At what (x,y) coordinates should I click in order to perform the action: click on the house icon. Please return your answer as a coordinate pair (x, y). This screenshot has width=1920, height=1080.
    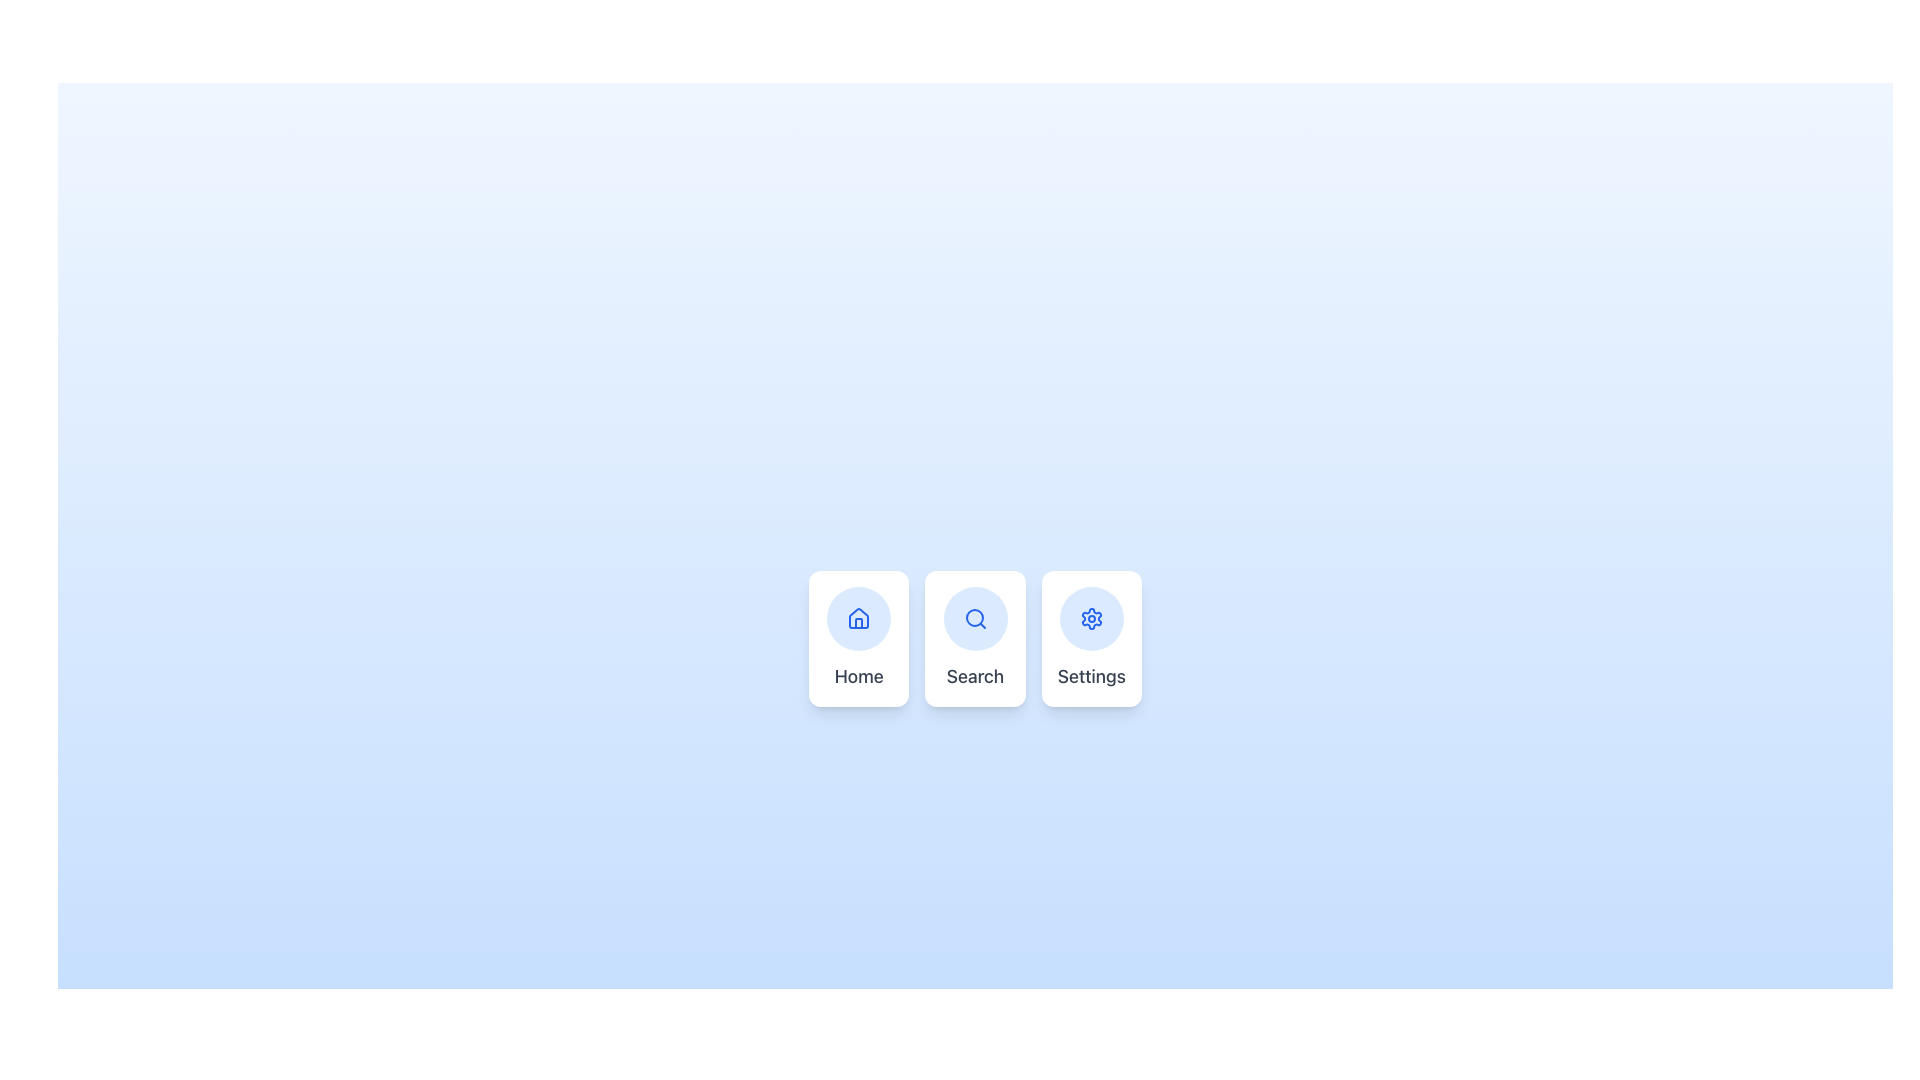
    Looking at the image, I should click on (859, 617).